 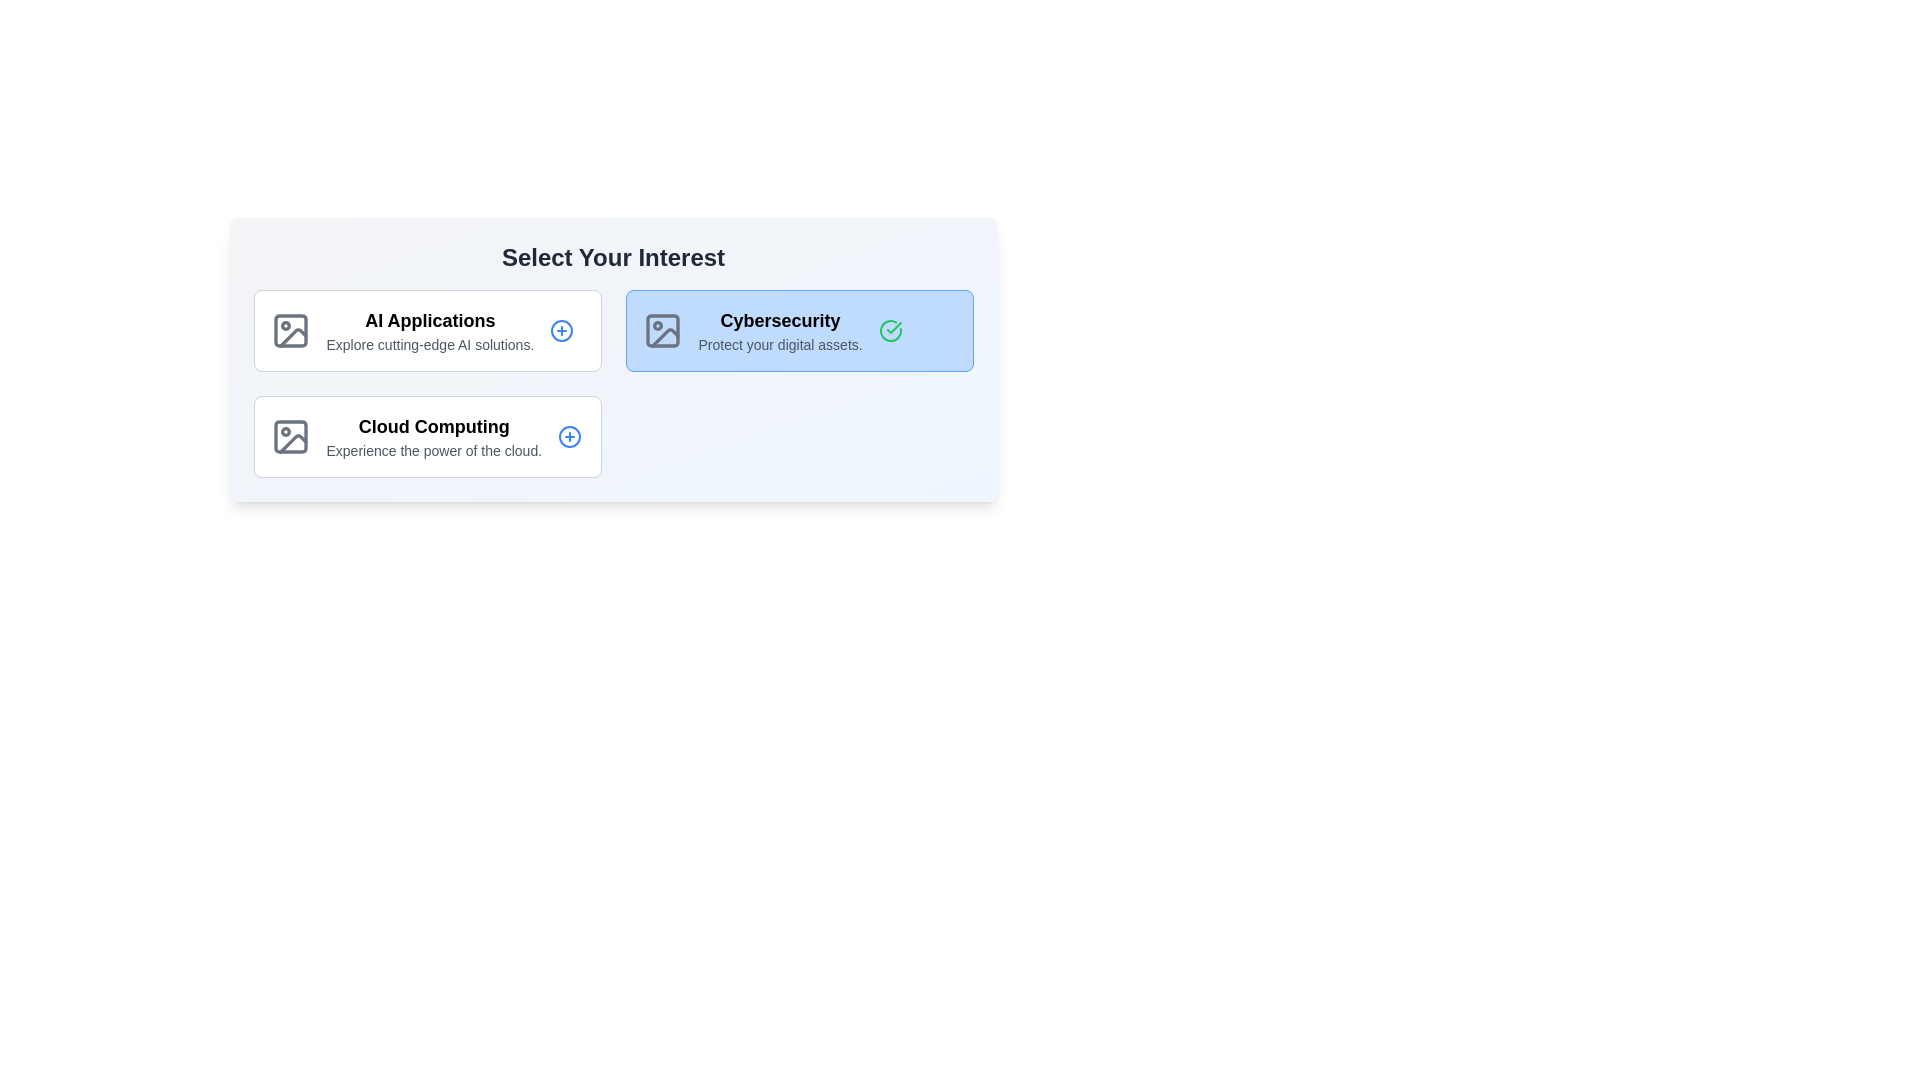 What do you see at coordinates (798, 330) in the screenshot?
I see `the card titled Cybersecurity` at bounding box center [798, 330].